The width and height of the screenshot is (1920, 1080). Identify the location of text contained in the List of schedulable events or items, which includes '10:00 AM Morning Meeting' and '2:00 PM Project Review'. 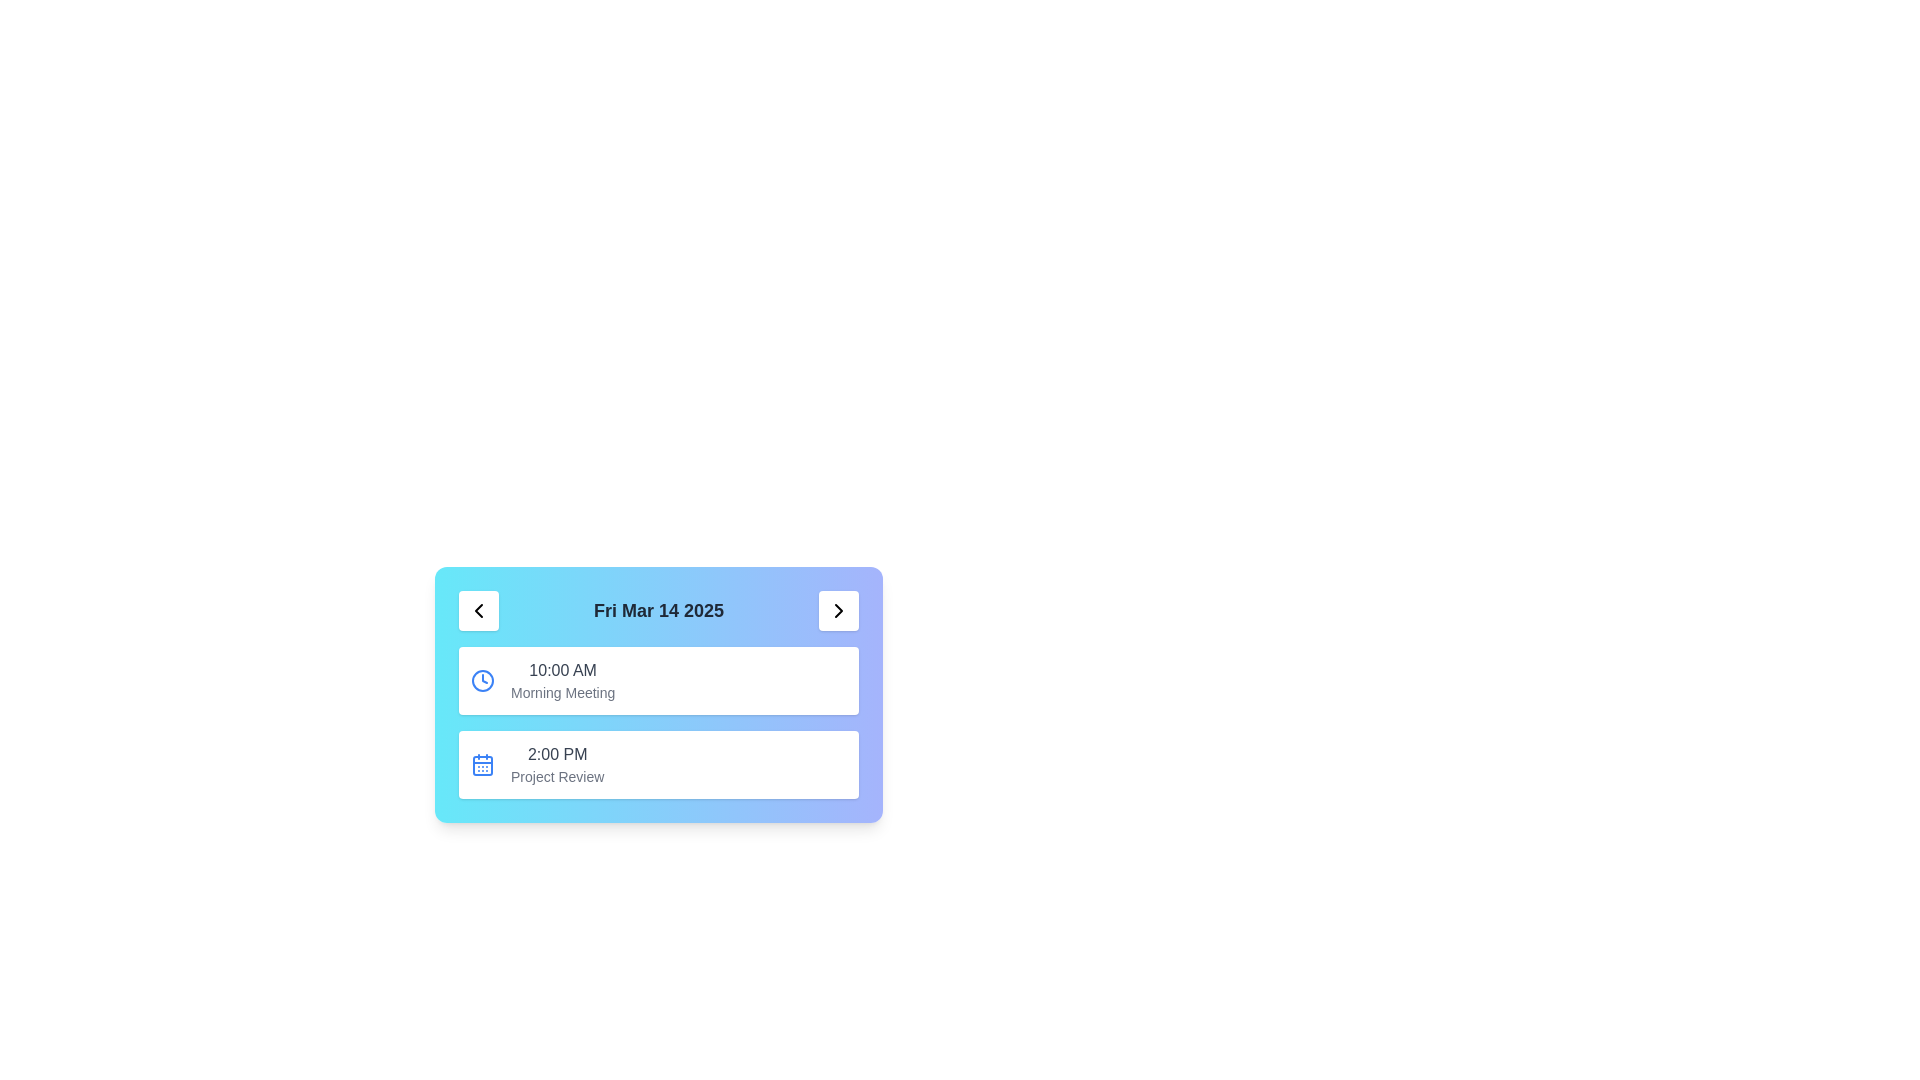
(658, 722).